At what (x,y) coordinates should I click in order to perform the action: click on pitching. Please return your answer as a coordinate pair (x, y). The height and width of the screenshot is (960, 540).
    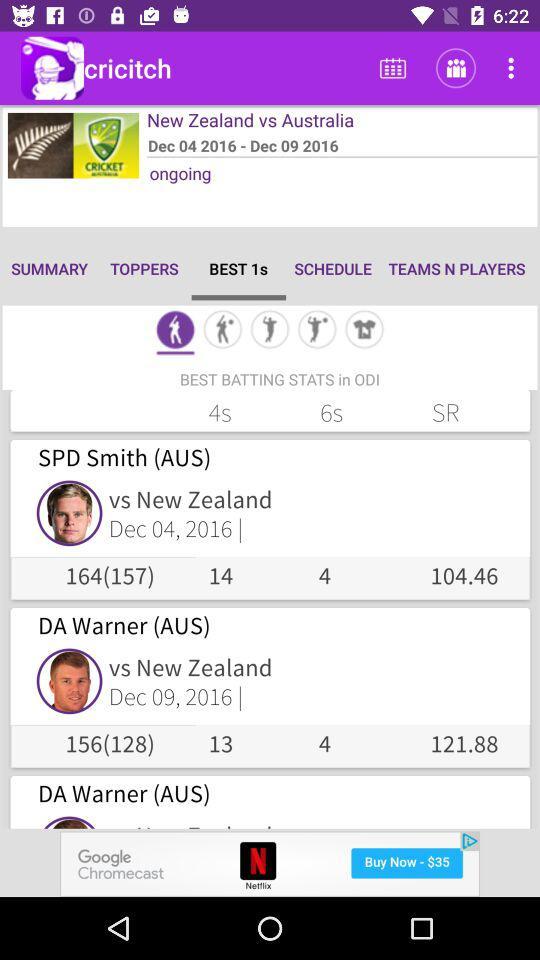
    Looking at the image, I should click on (270, 331).